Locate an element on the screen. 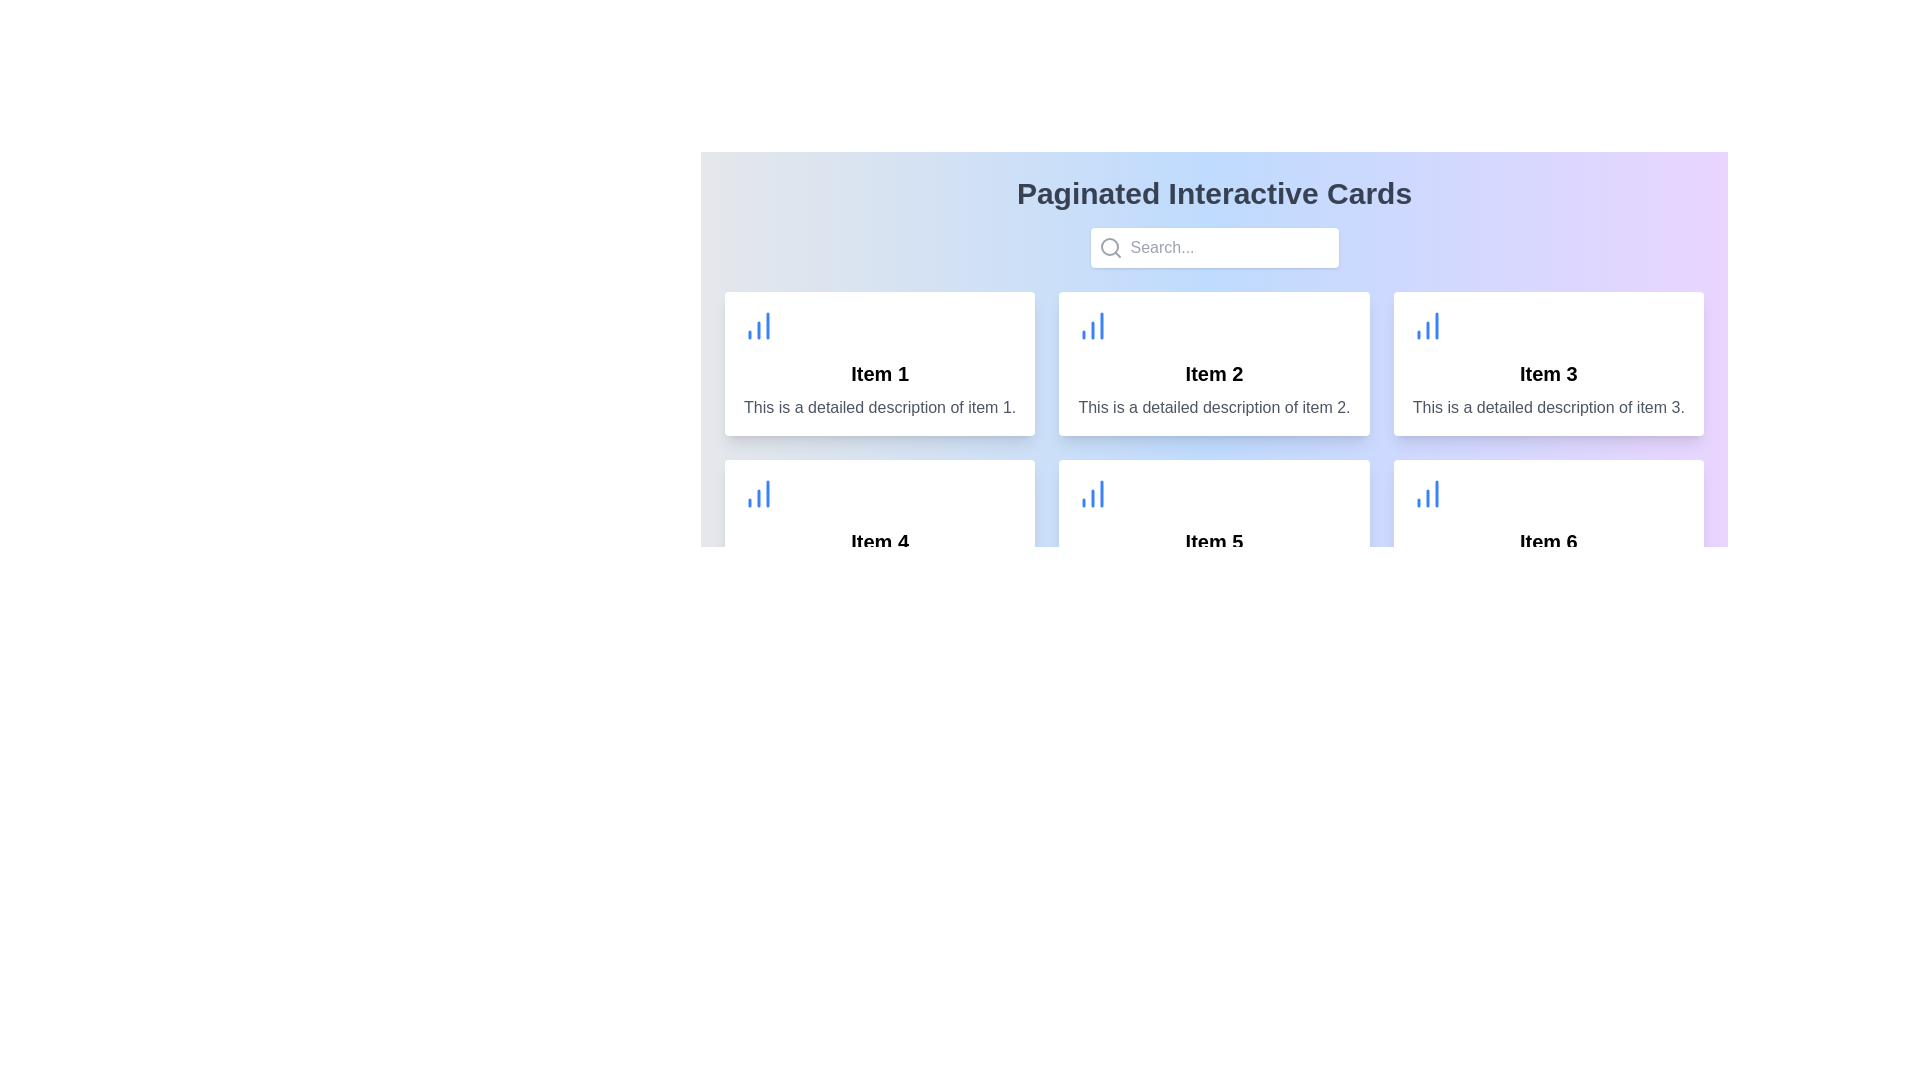 This screenshot has height=1080, width=1920. the Informational Card displaying 'Item 3', which is the third card in a grid layout, located at the top row, third column is located at coordinates (1547, 363).